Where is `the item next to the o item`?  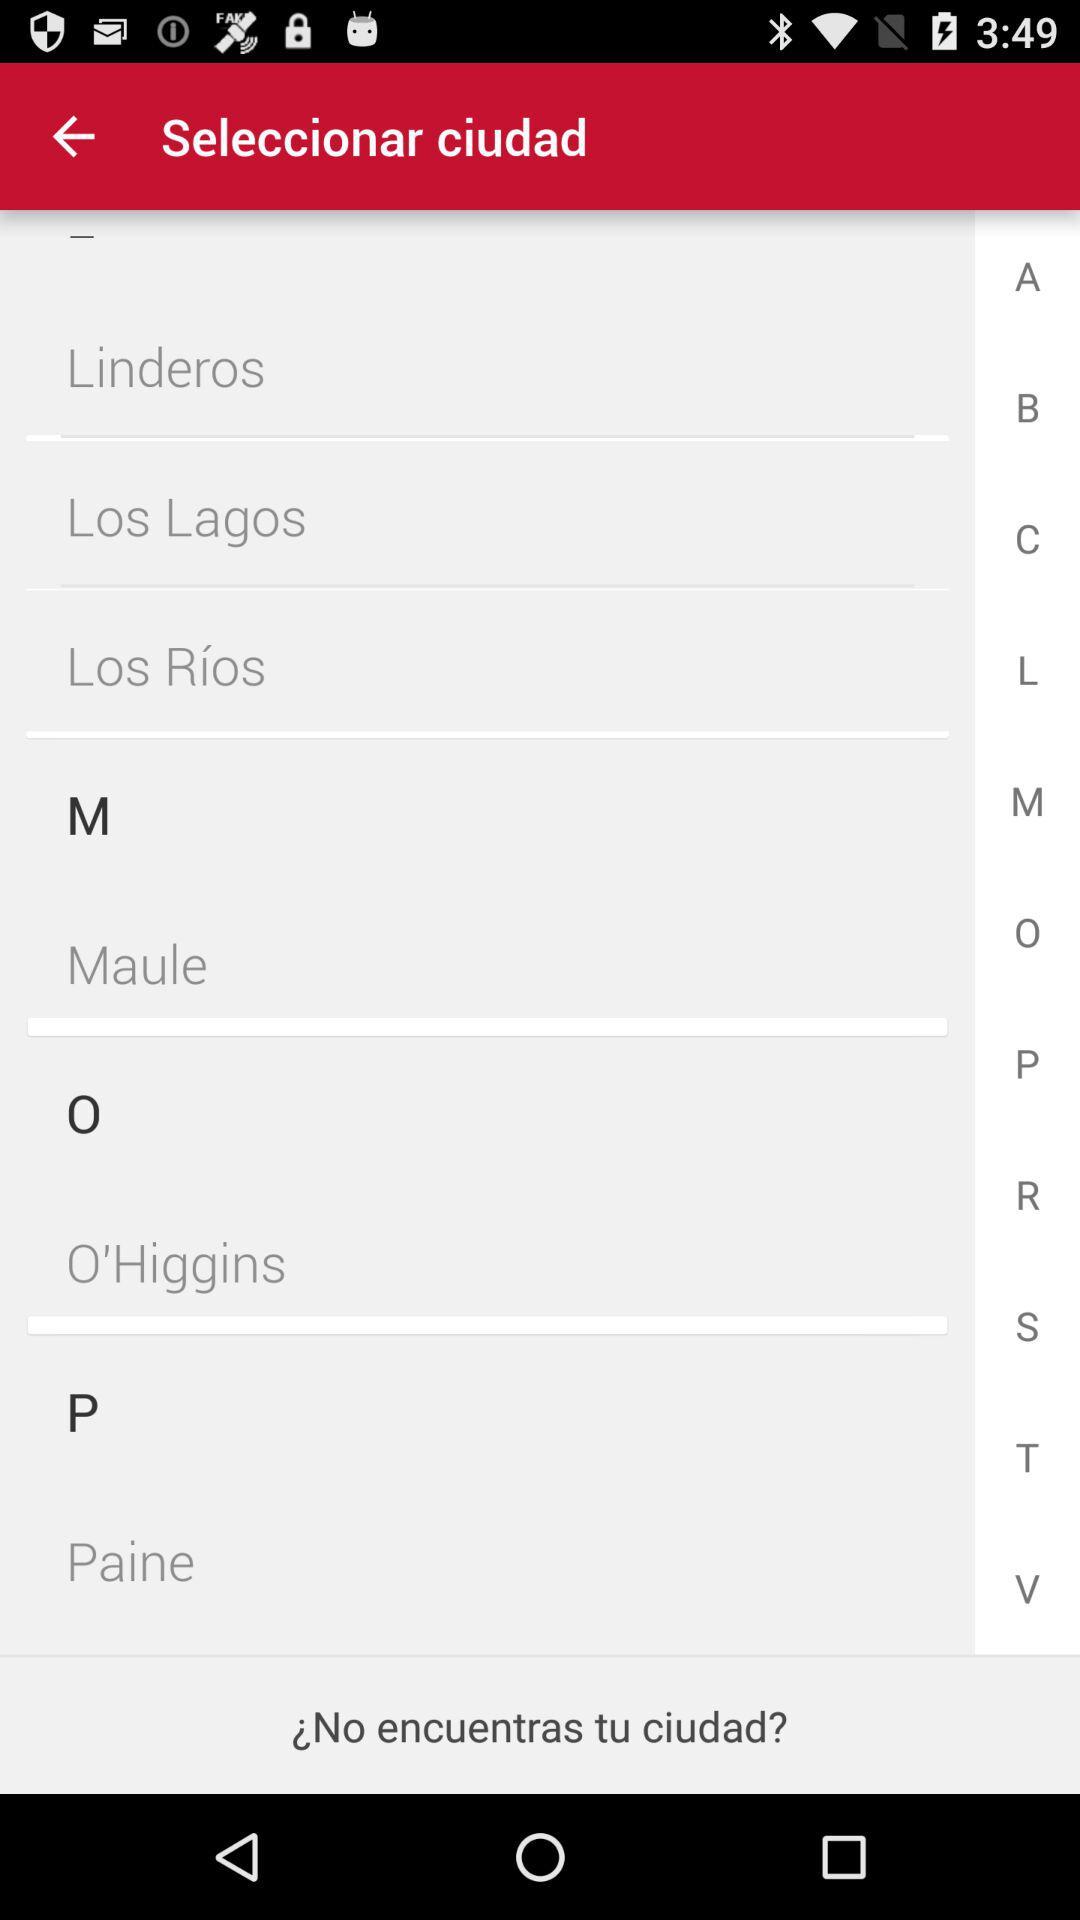 the item next to the o item is located at coordinates (487, 963).